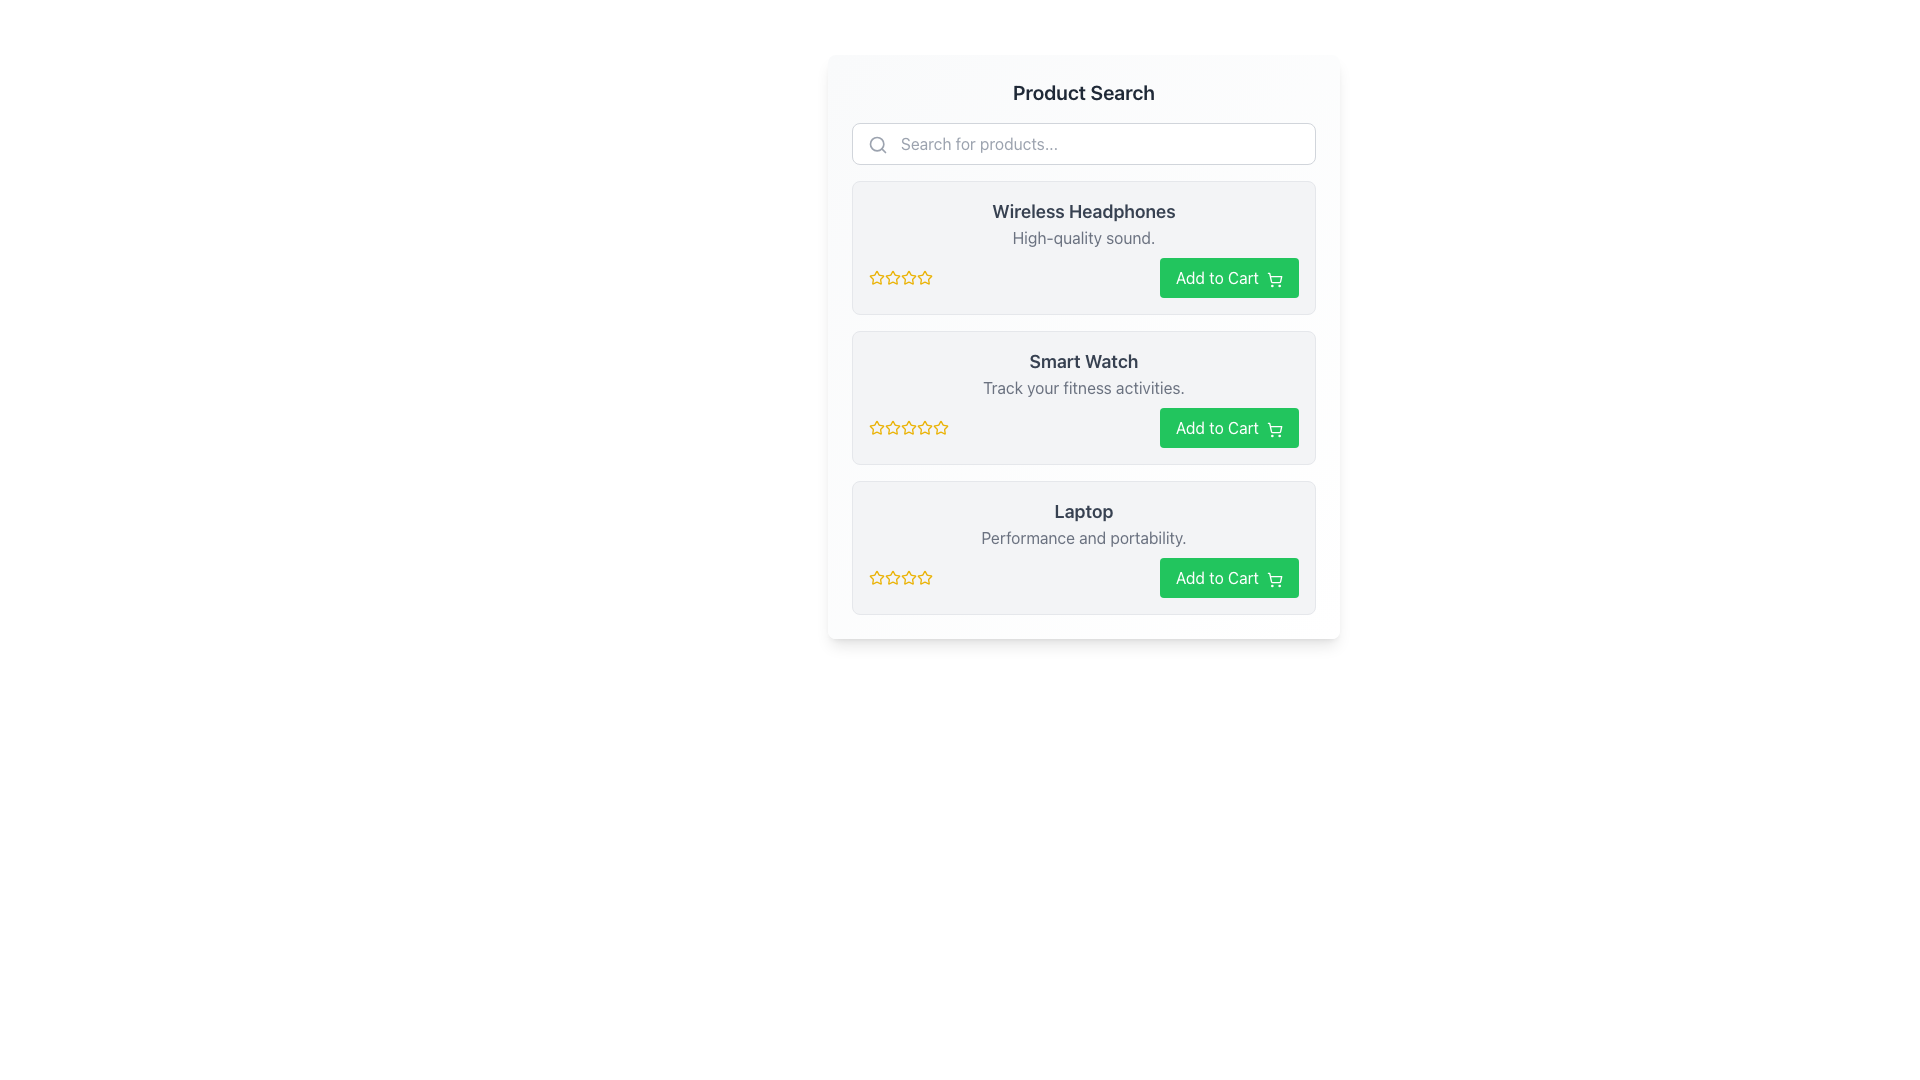 Image resolution: width=1920 pixels, height=1080 pixels. I want to click on the shopping cart icon, which is an SVG graphic with a green outline, located within the 'Add to Cart' button at the right side, so click(1274, 578).